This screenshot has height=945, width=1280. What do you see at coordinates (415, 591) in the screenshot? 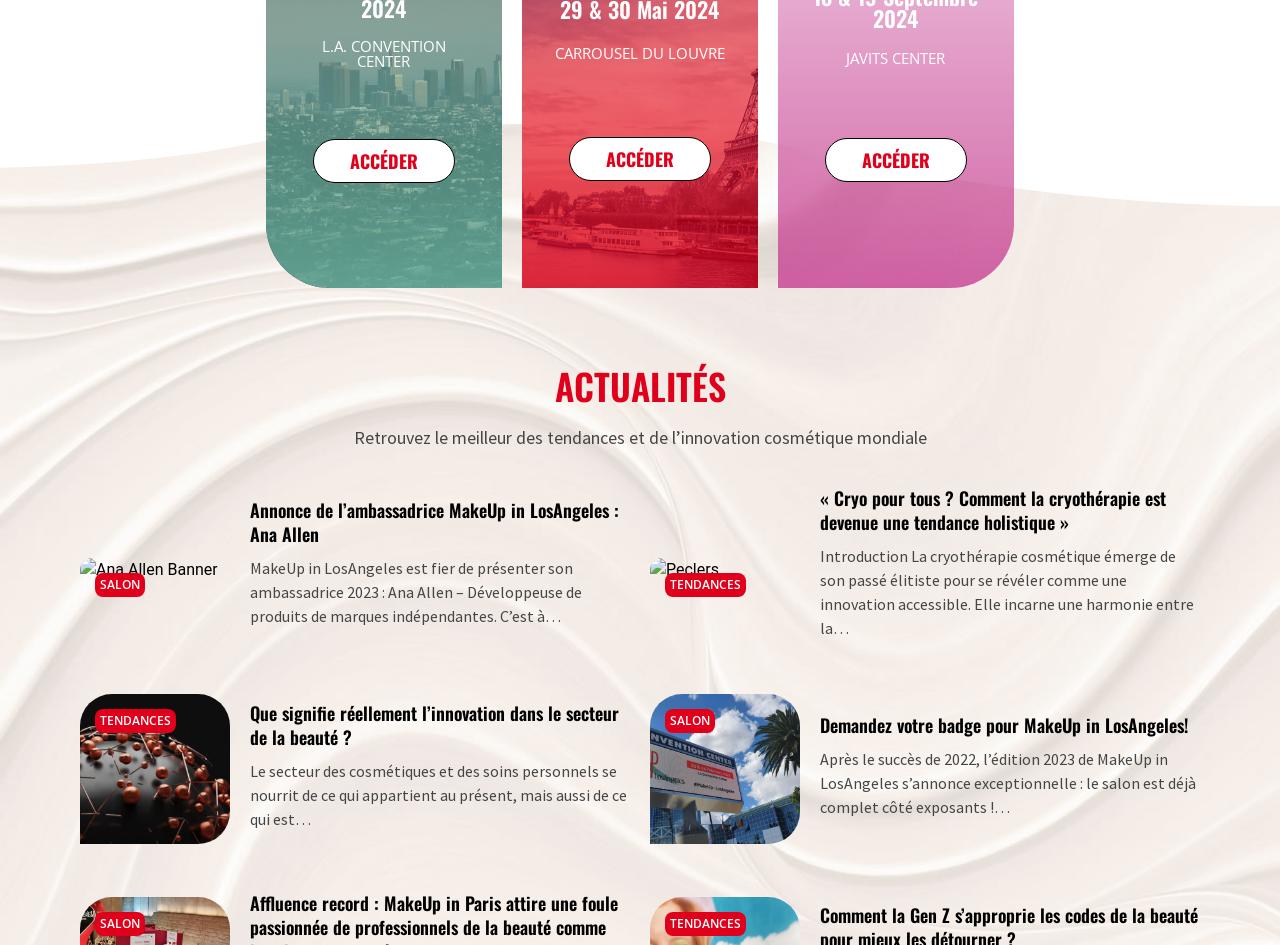
I see `'MakeUp in LosAngeles est fier de présenter son ambassadrice 2023 : Ana Allen – Développeuse de produits de marques indépendantes. C’est à…'` at bounding box center [415, 591].